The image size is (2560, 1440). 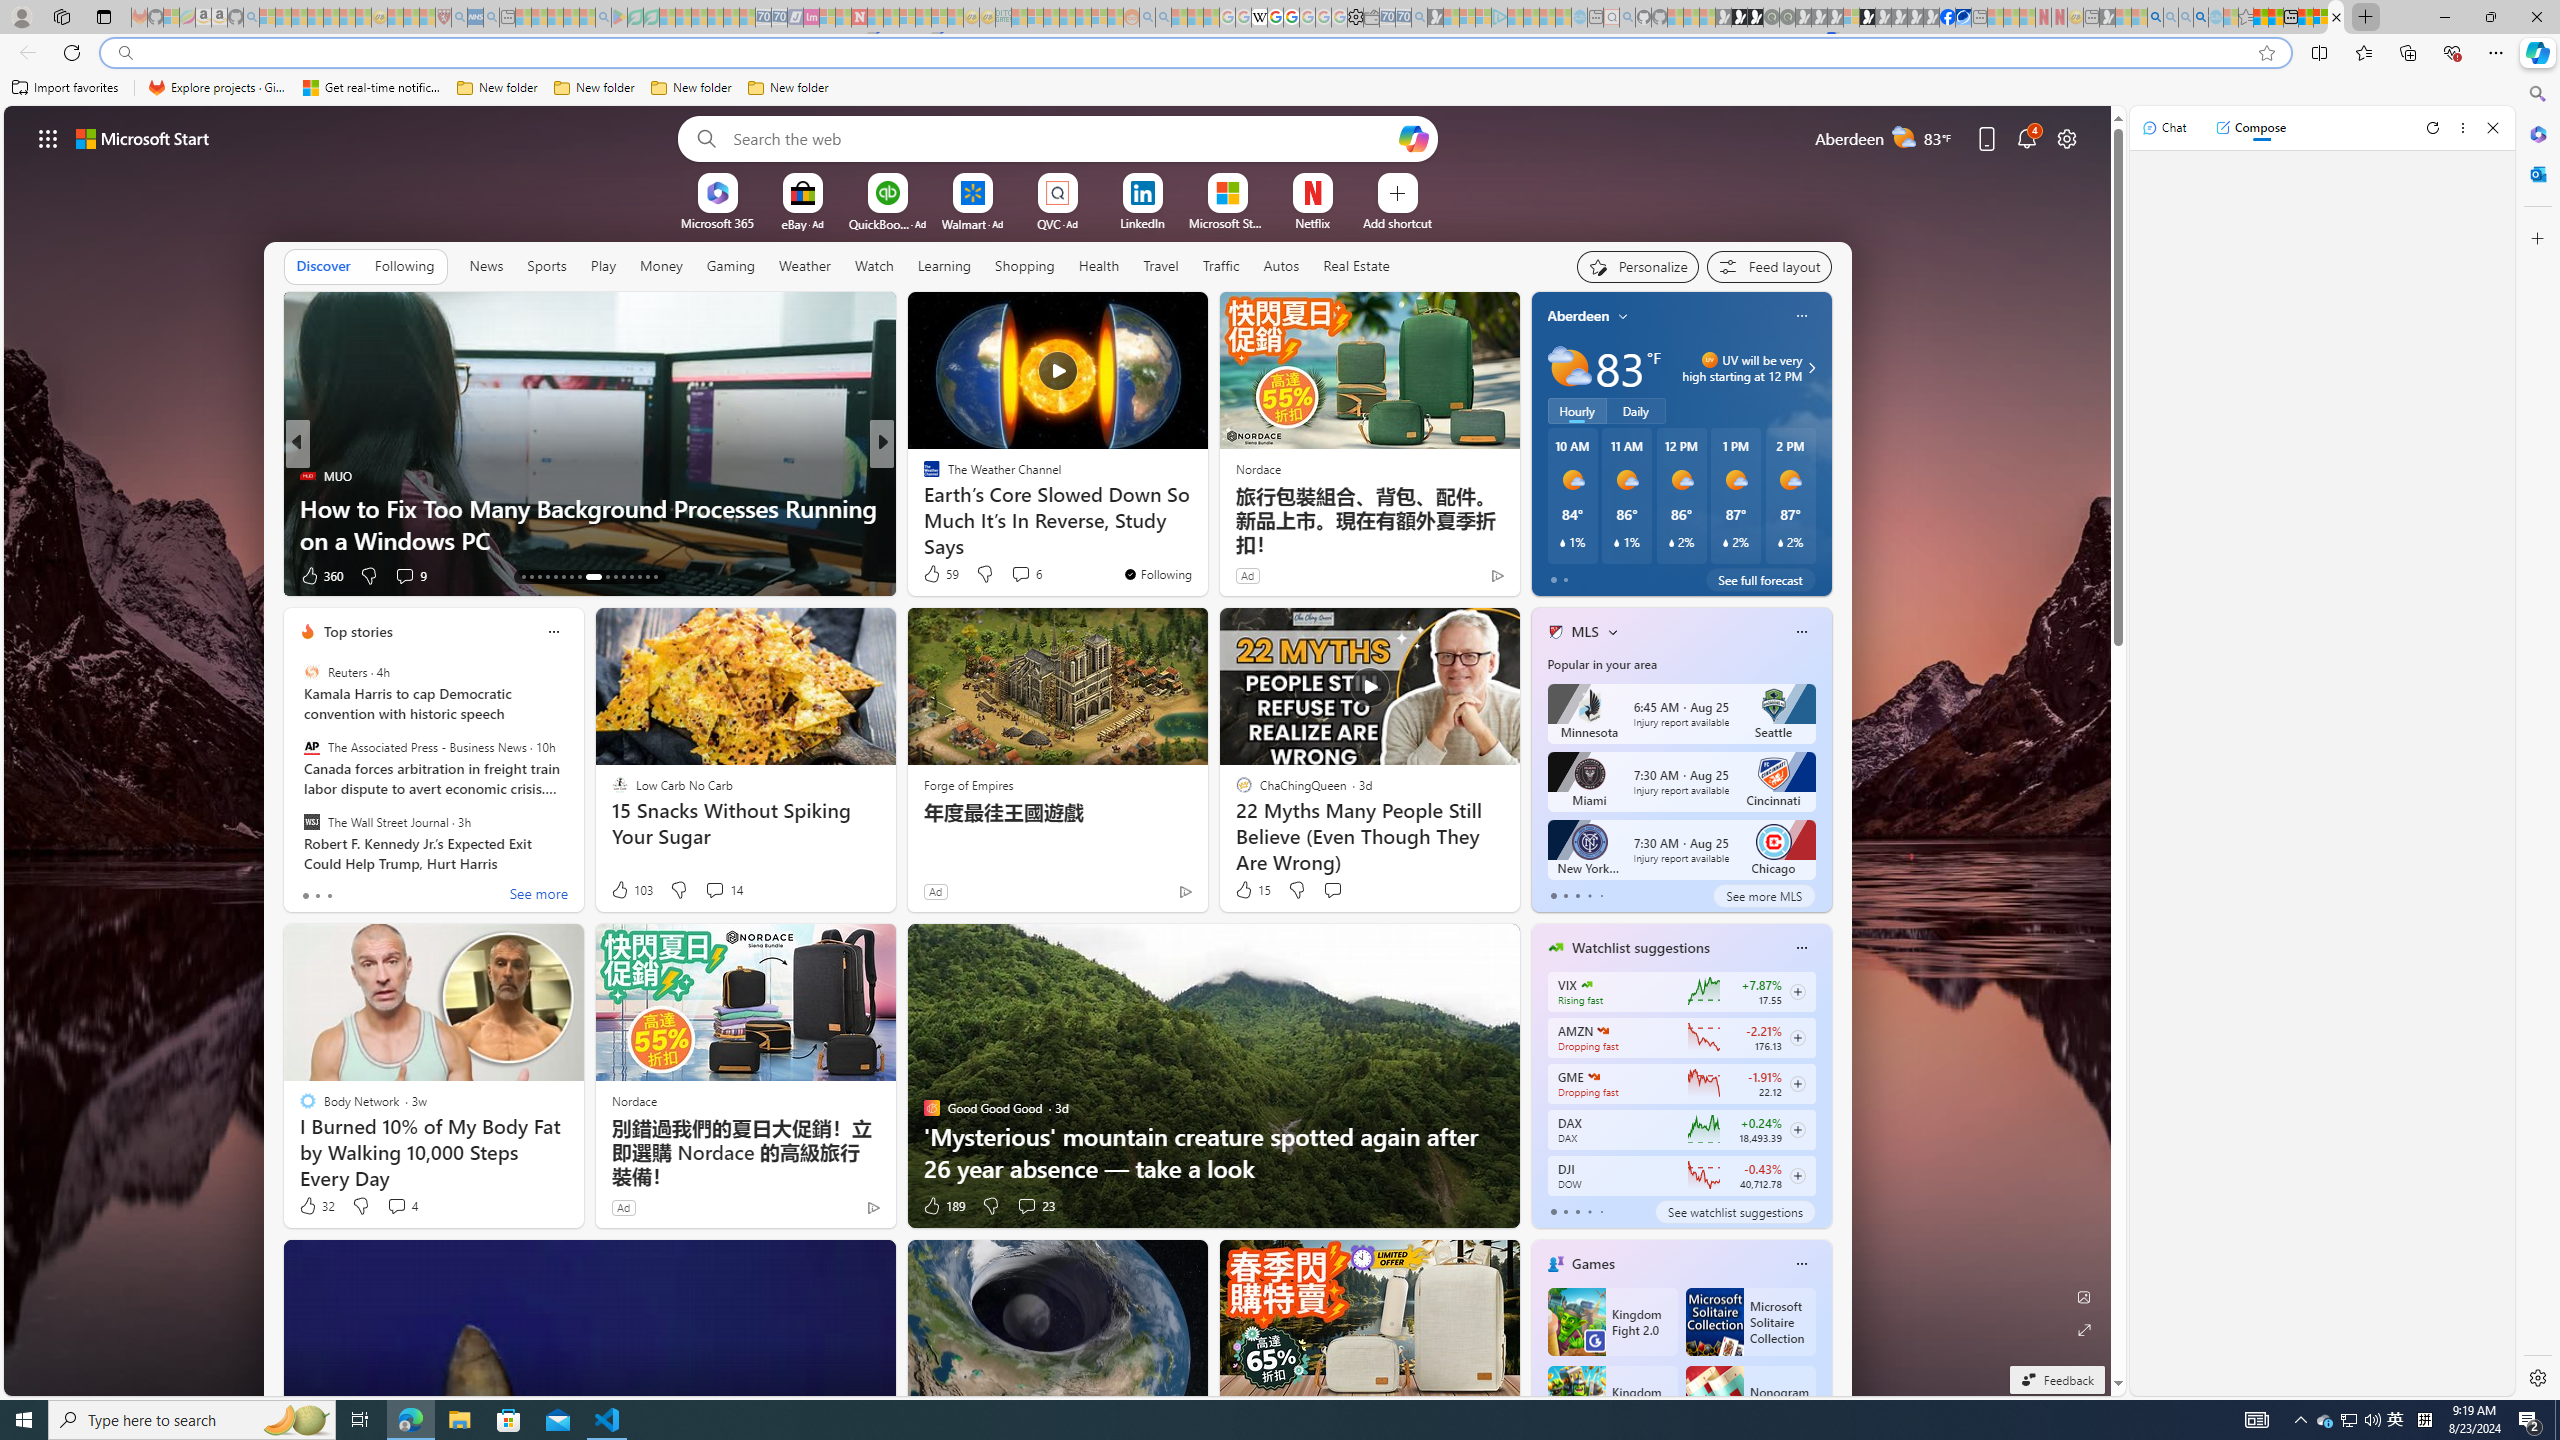 What do you see at coordinates (1097, 264) in the screenshot?
I see `'Health'` at bounding box center [1097, 264].